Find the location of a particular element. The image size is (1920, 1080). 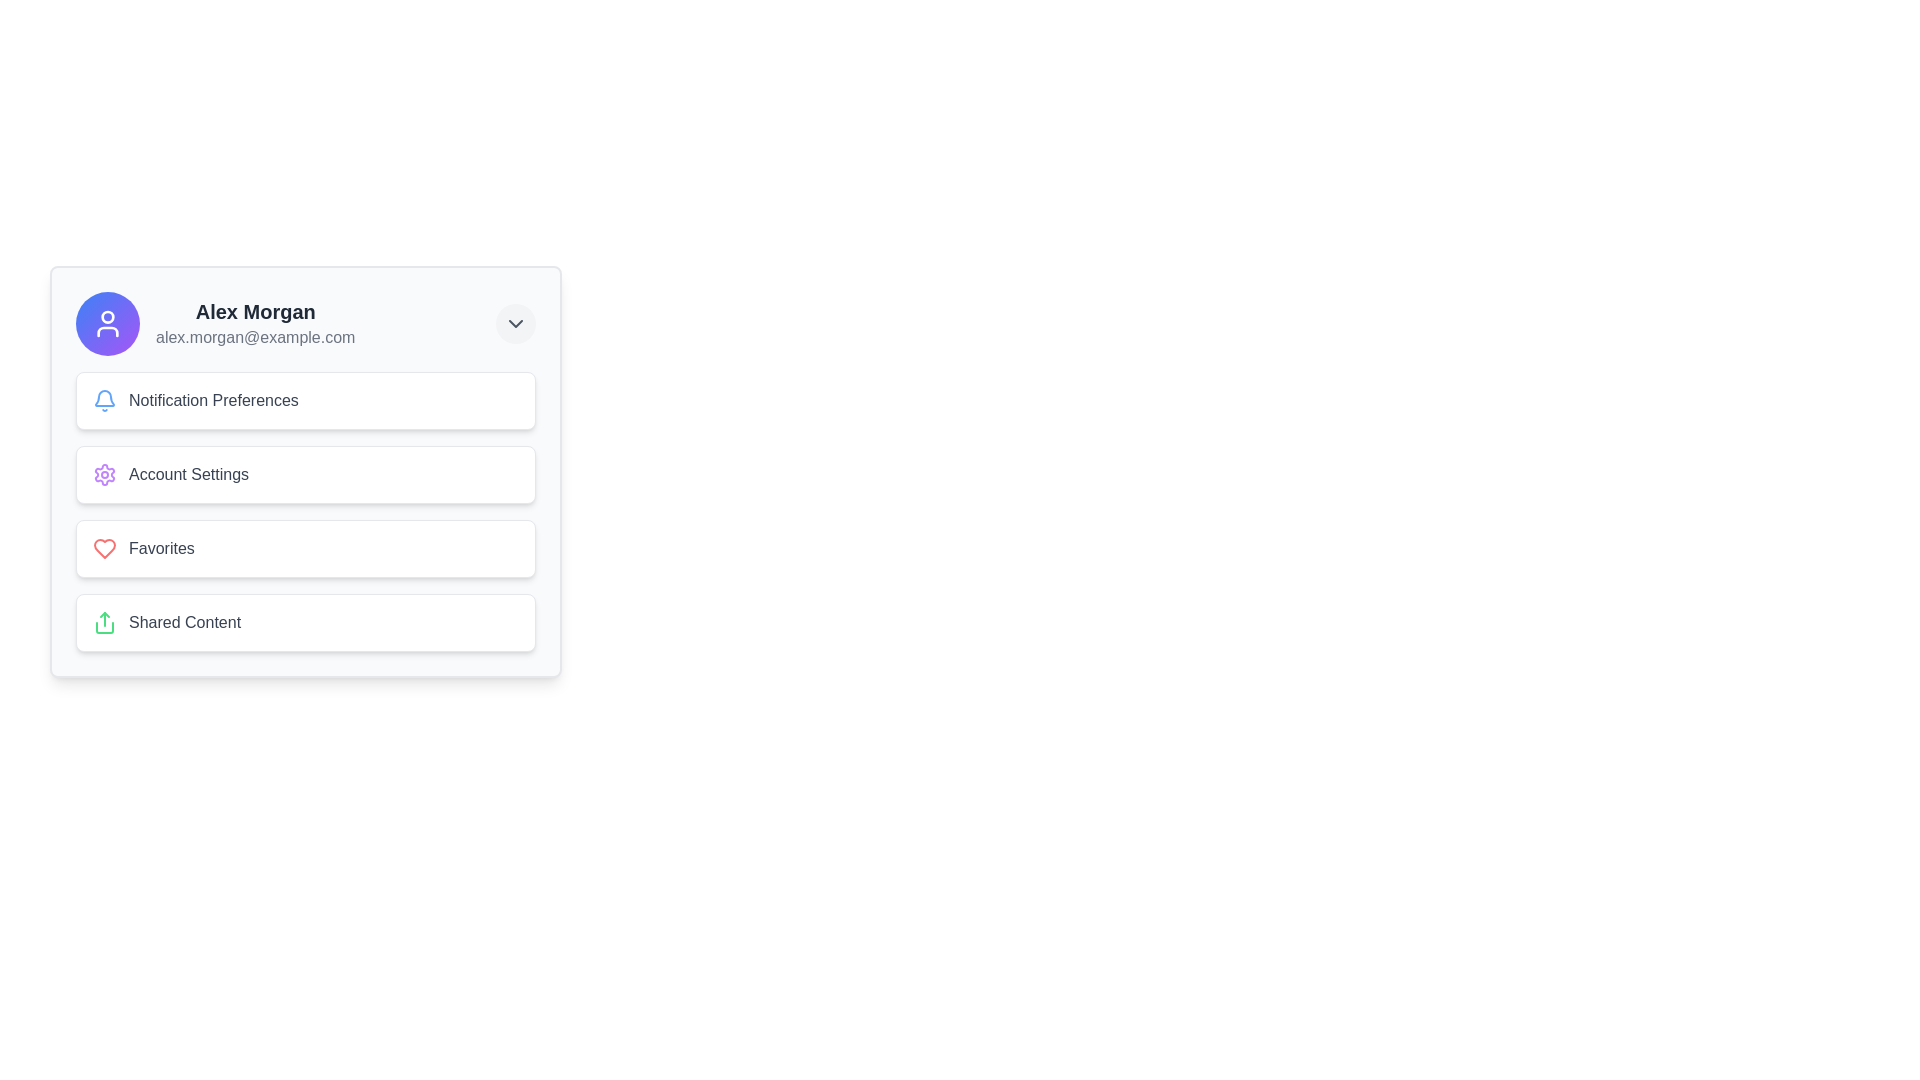

the bell-shaped notification icon, which is located to the left of the text 'Notification Preferences' in the settings menu is located at coordinates (104, 401).